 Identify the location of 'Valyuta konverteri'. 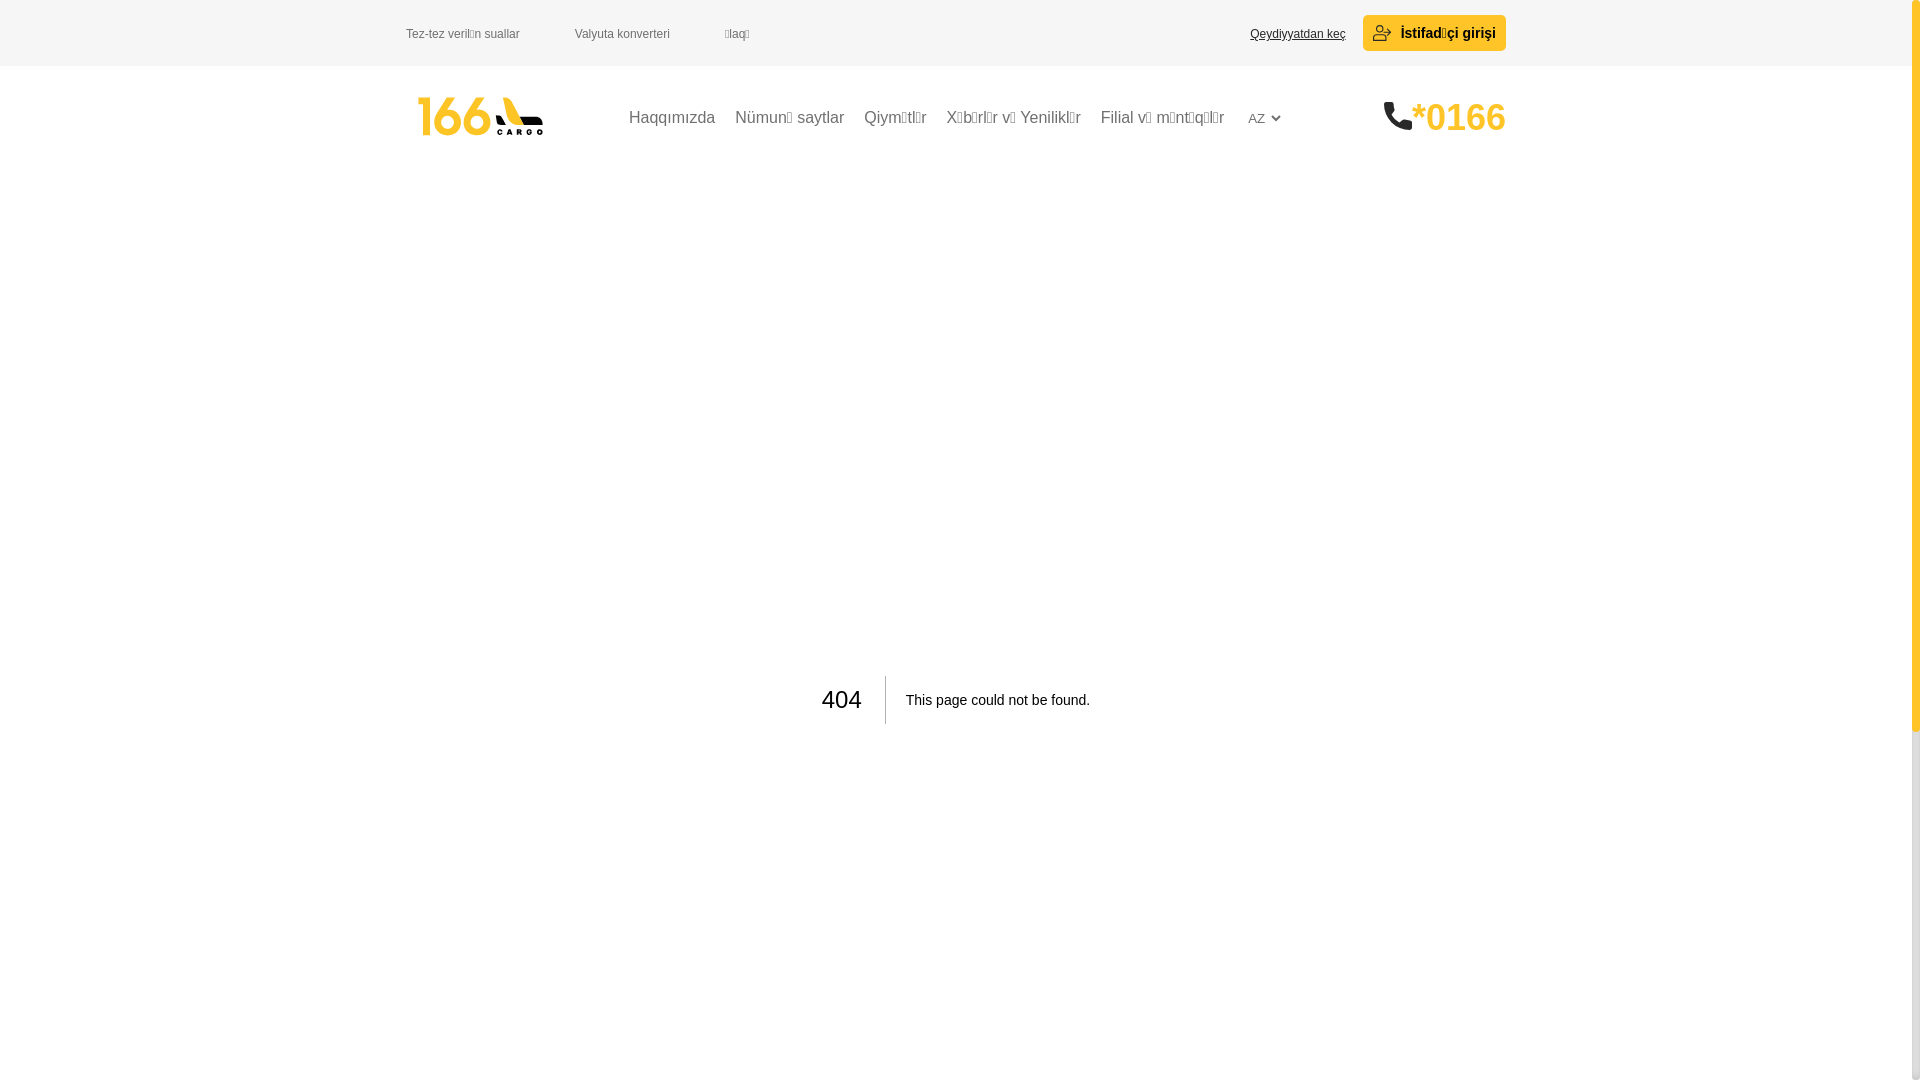
(621, 34).